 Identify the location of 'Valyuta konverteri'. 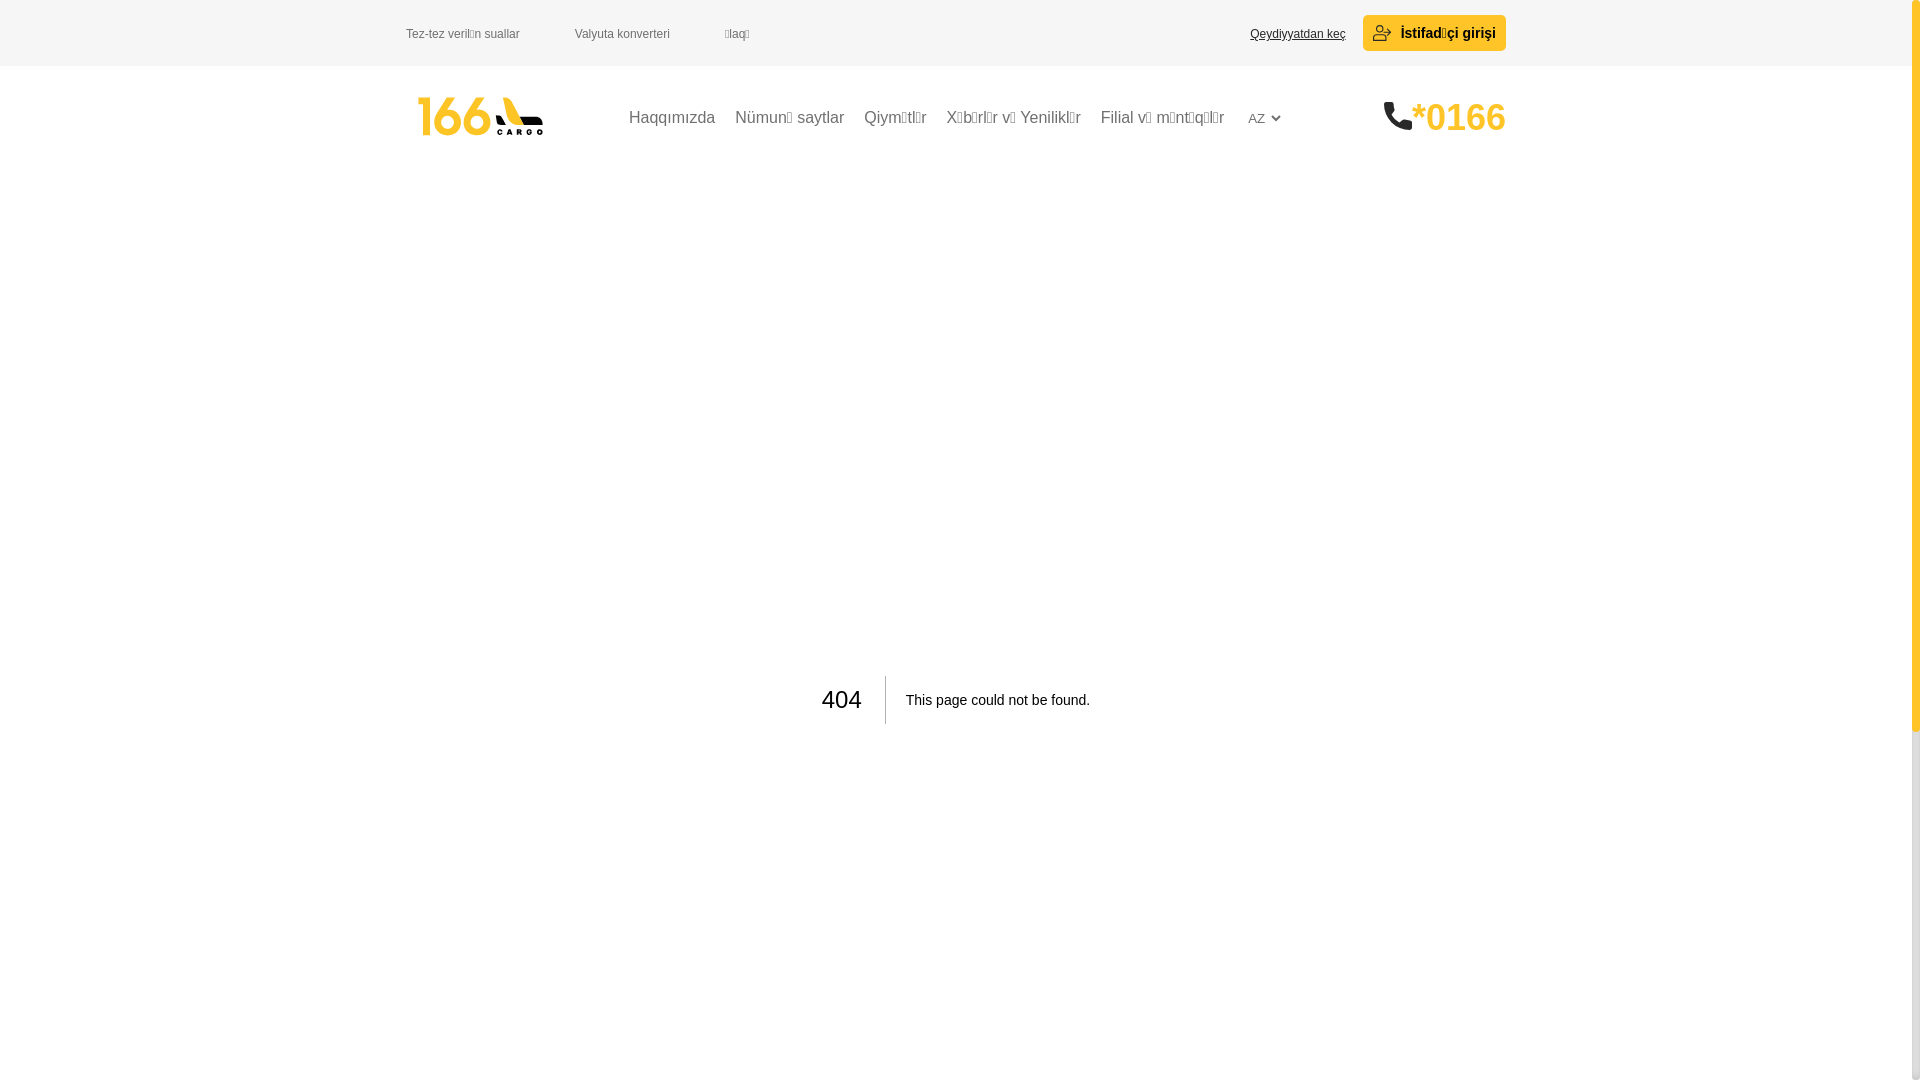
(621, 34).